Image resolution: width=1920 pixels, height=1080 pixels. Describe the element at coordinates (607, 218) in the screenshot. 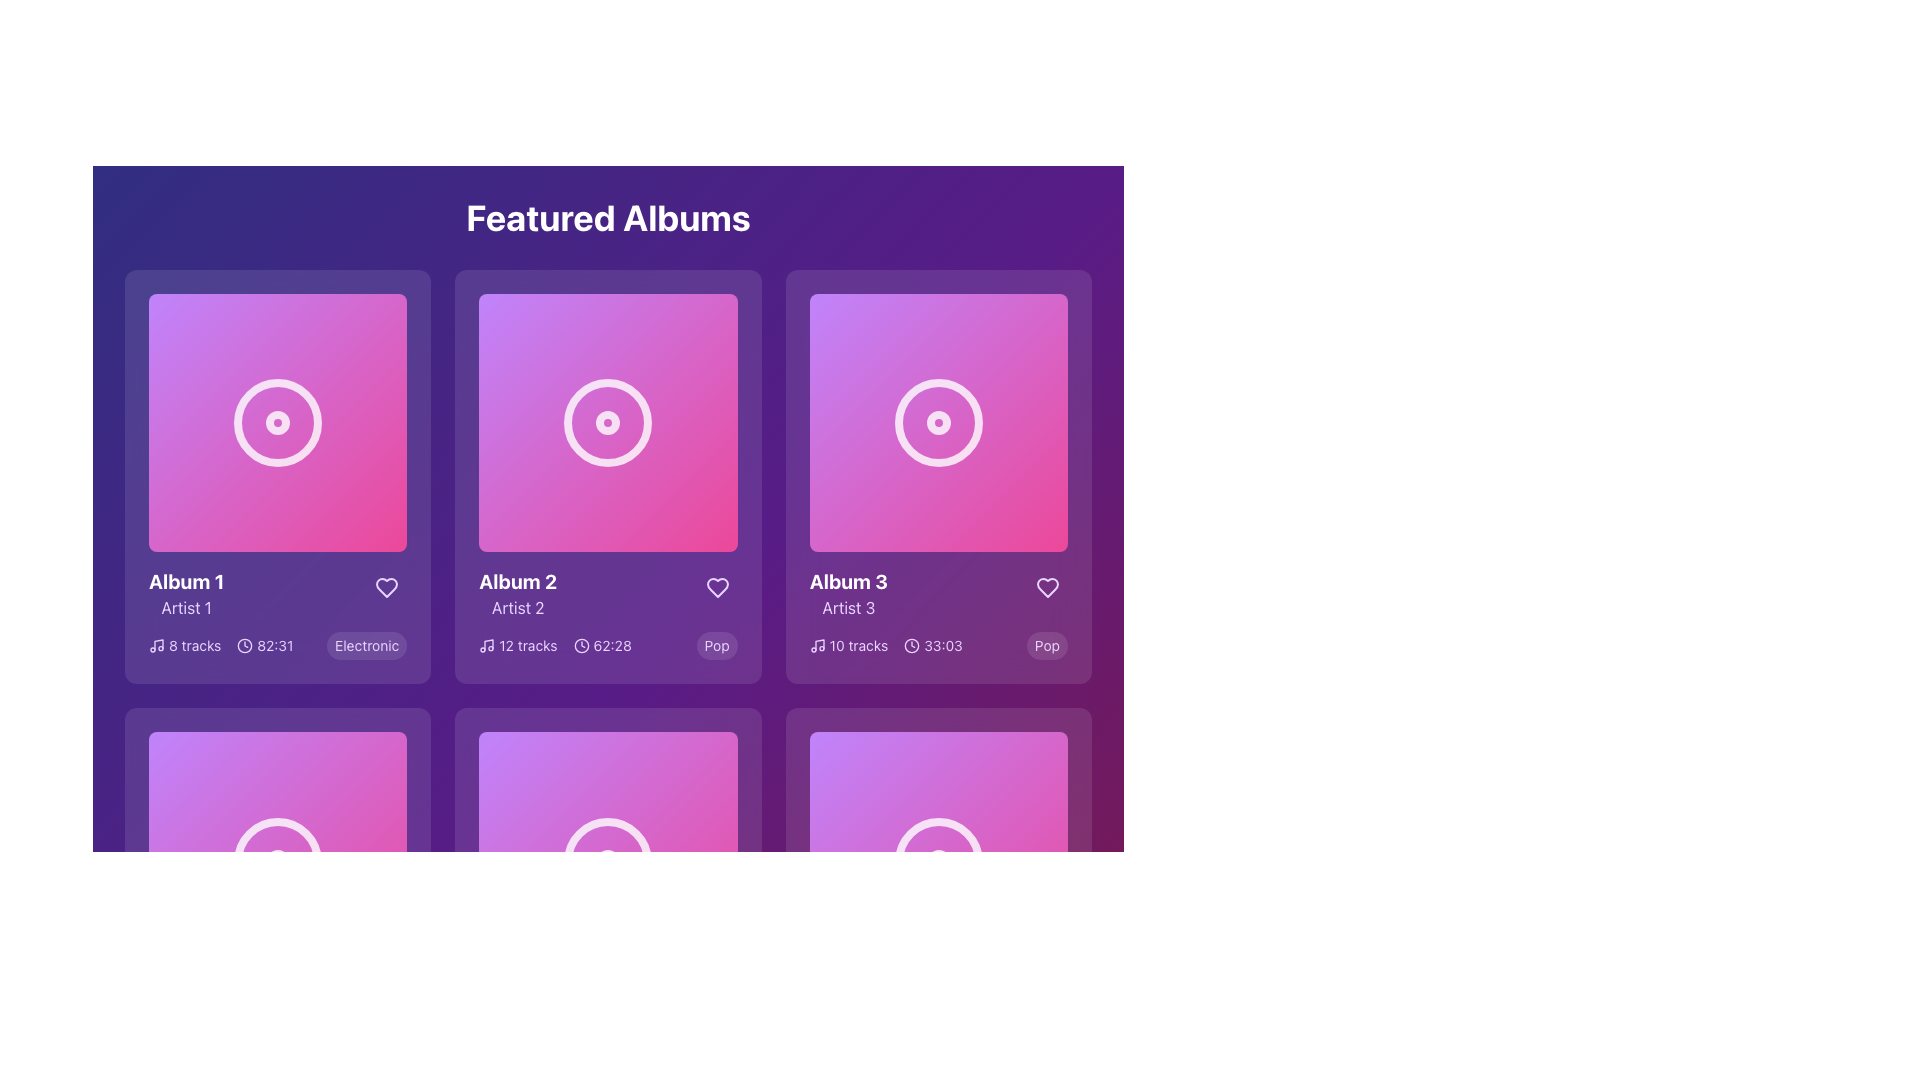

I see `the large, bold text header labeled 'Featured Albums' that is prominently displayed on a purple gradient background` at that location.